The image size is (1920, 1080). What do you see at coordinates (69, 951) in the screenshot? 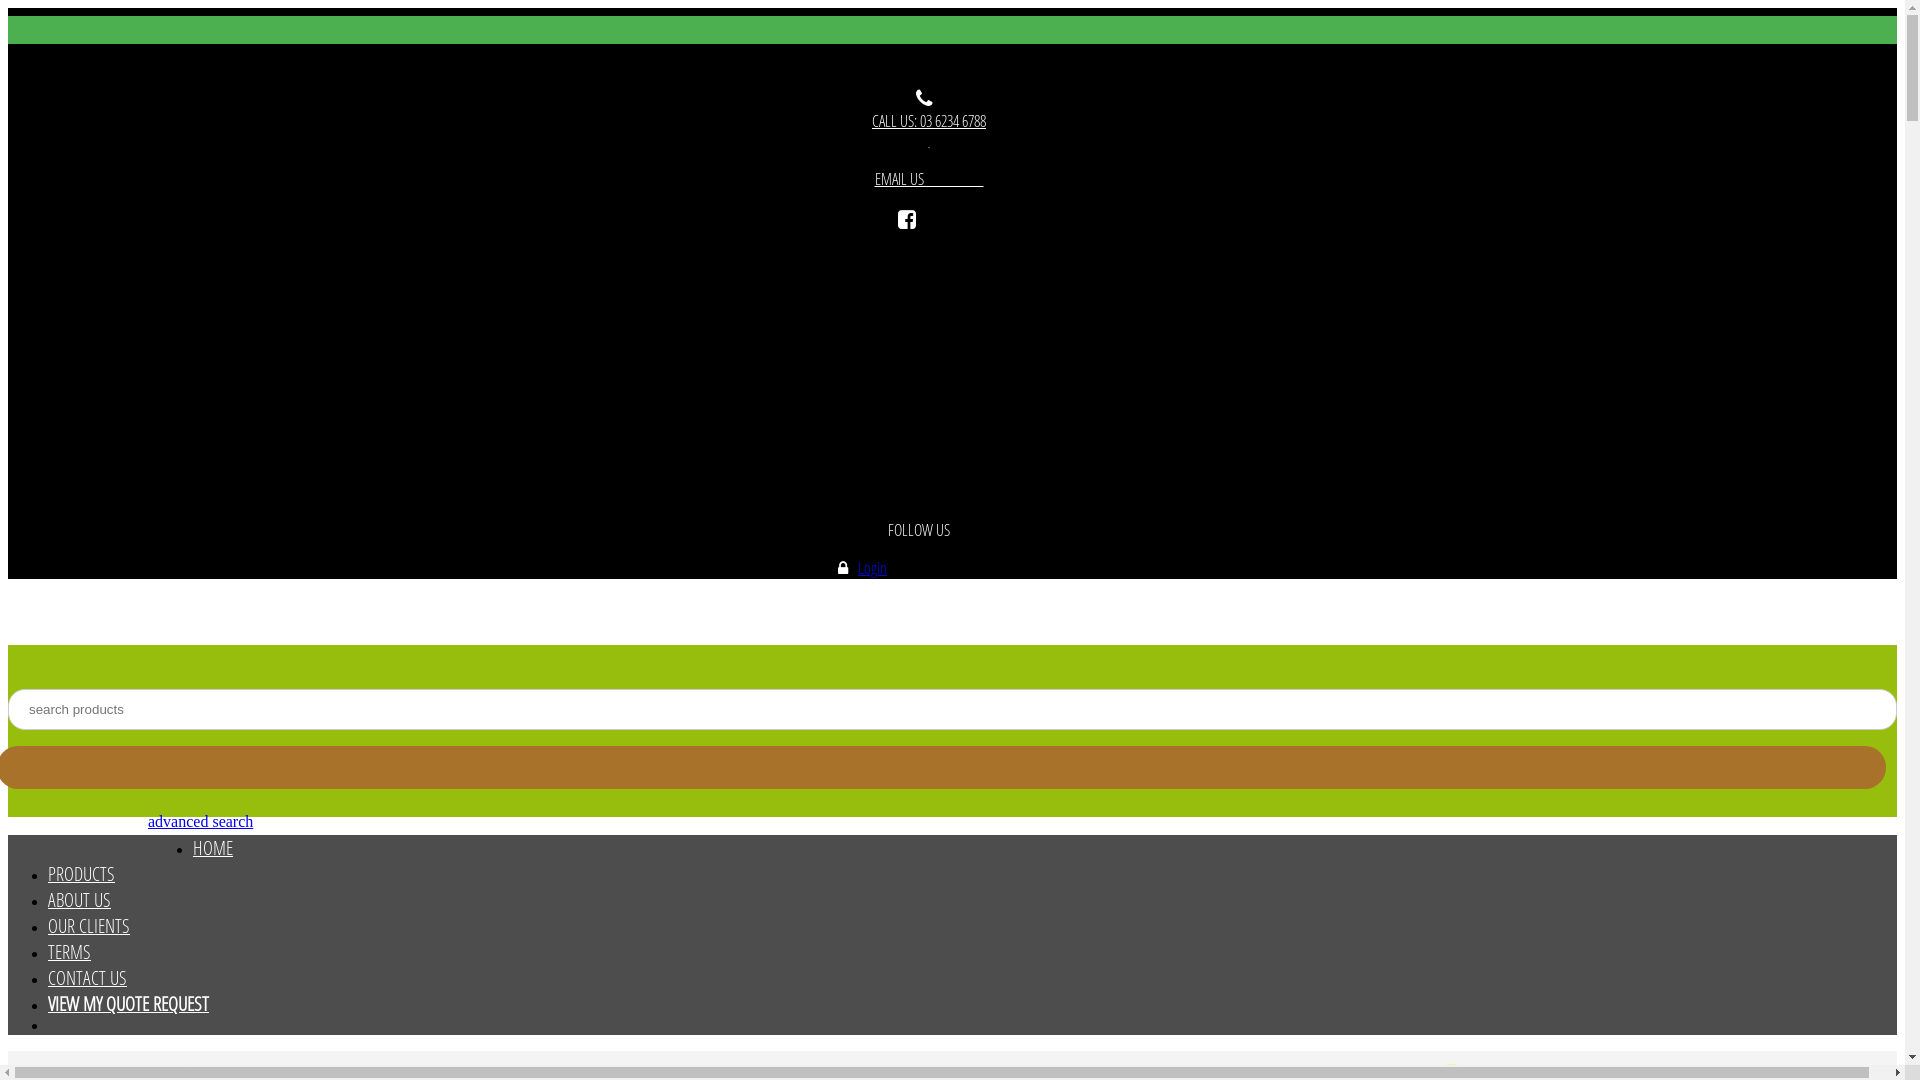
I see `'TERMS'` at bounding box center [69, 951].